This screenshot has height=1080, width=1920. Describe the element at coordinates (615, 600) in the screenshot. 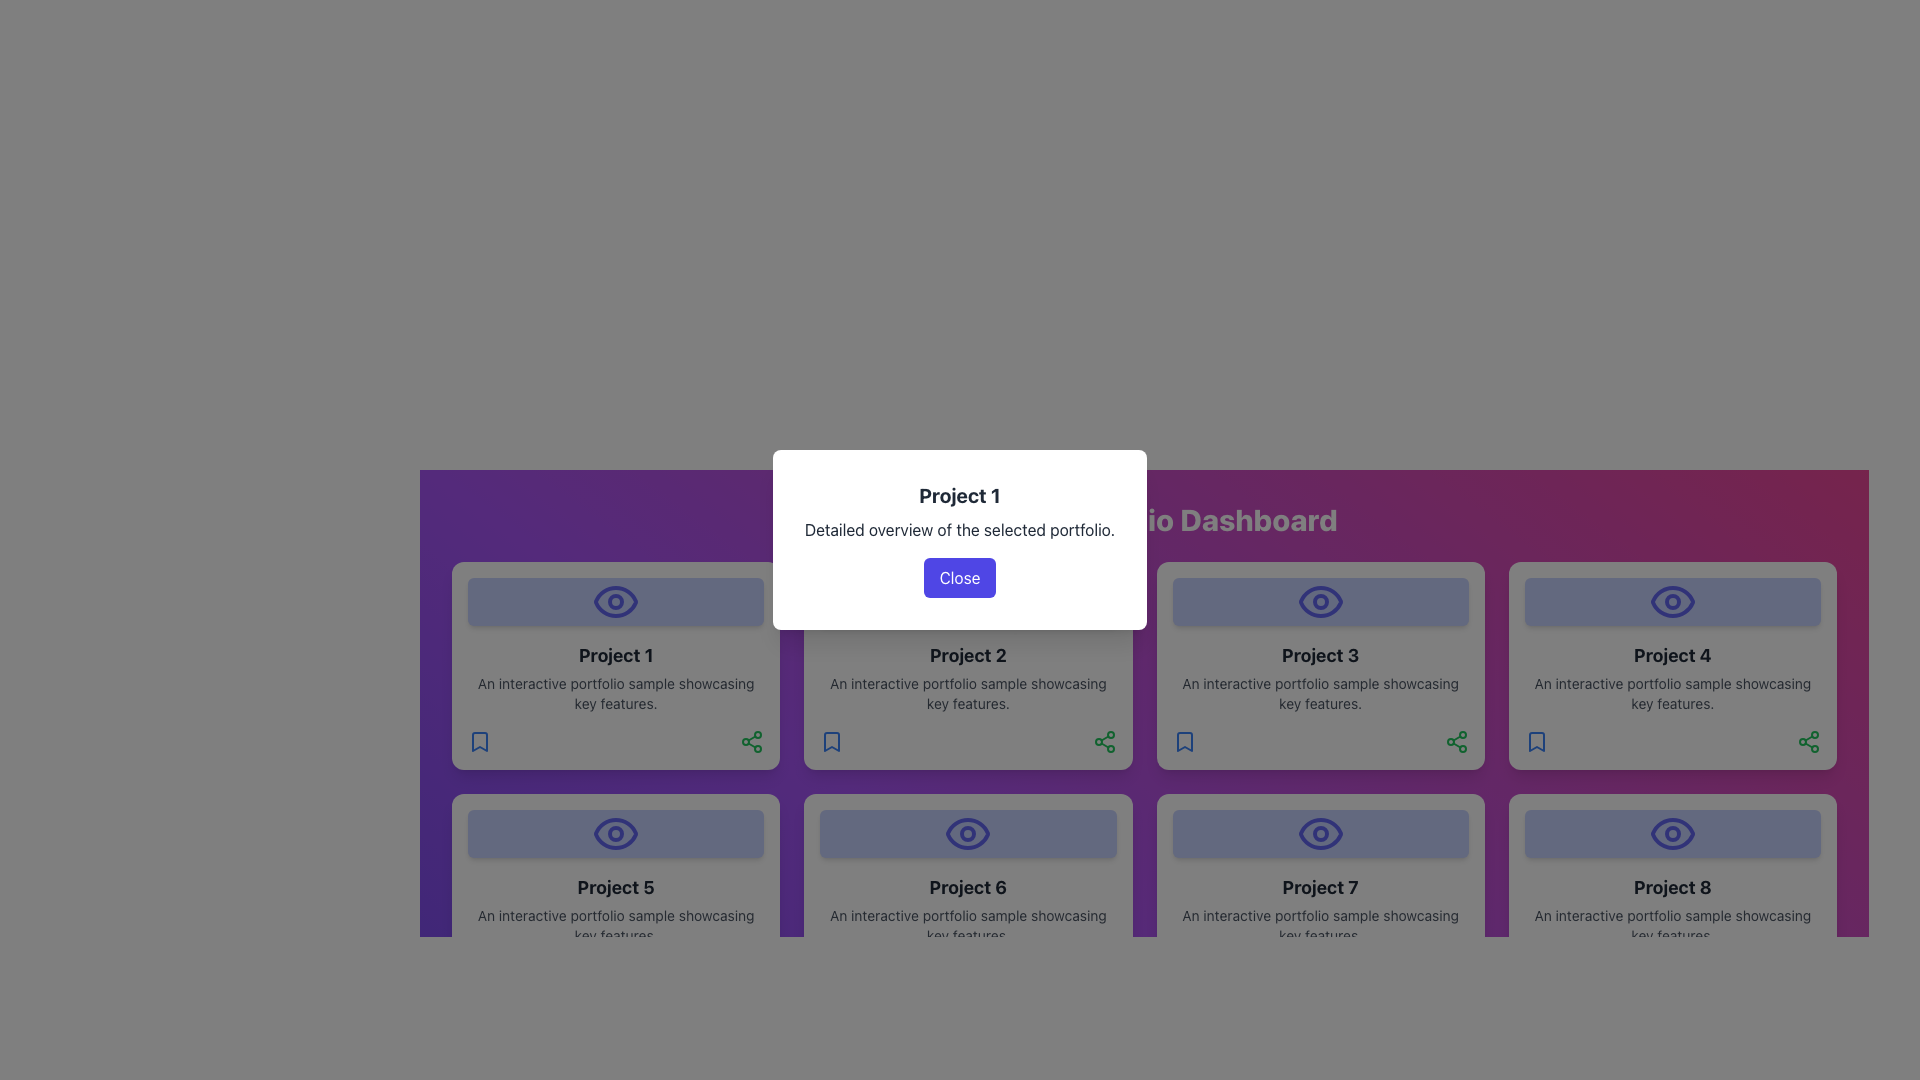

I see `the eye icon element, which is indigo-colored and outlined, located in the center of the top row of icons above the title 'Project 1'` at that location.